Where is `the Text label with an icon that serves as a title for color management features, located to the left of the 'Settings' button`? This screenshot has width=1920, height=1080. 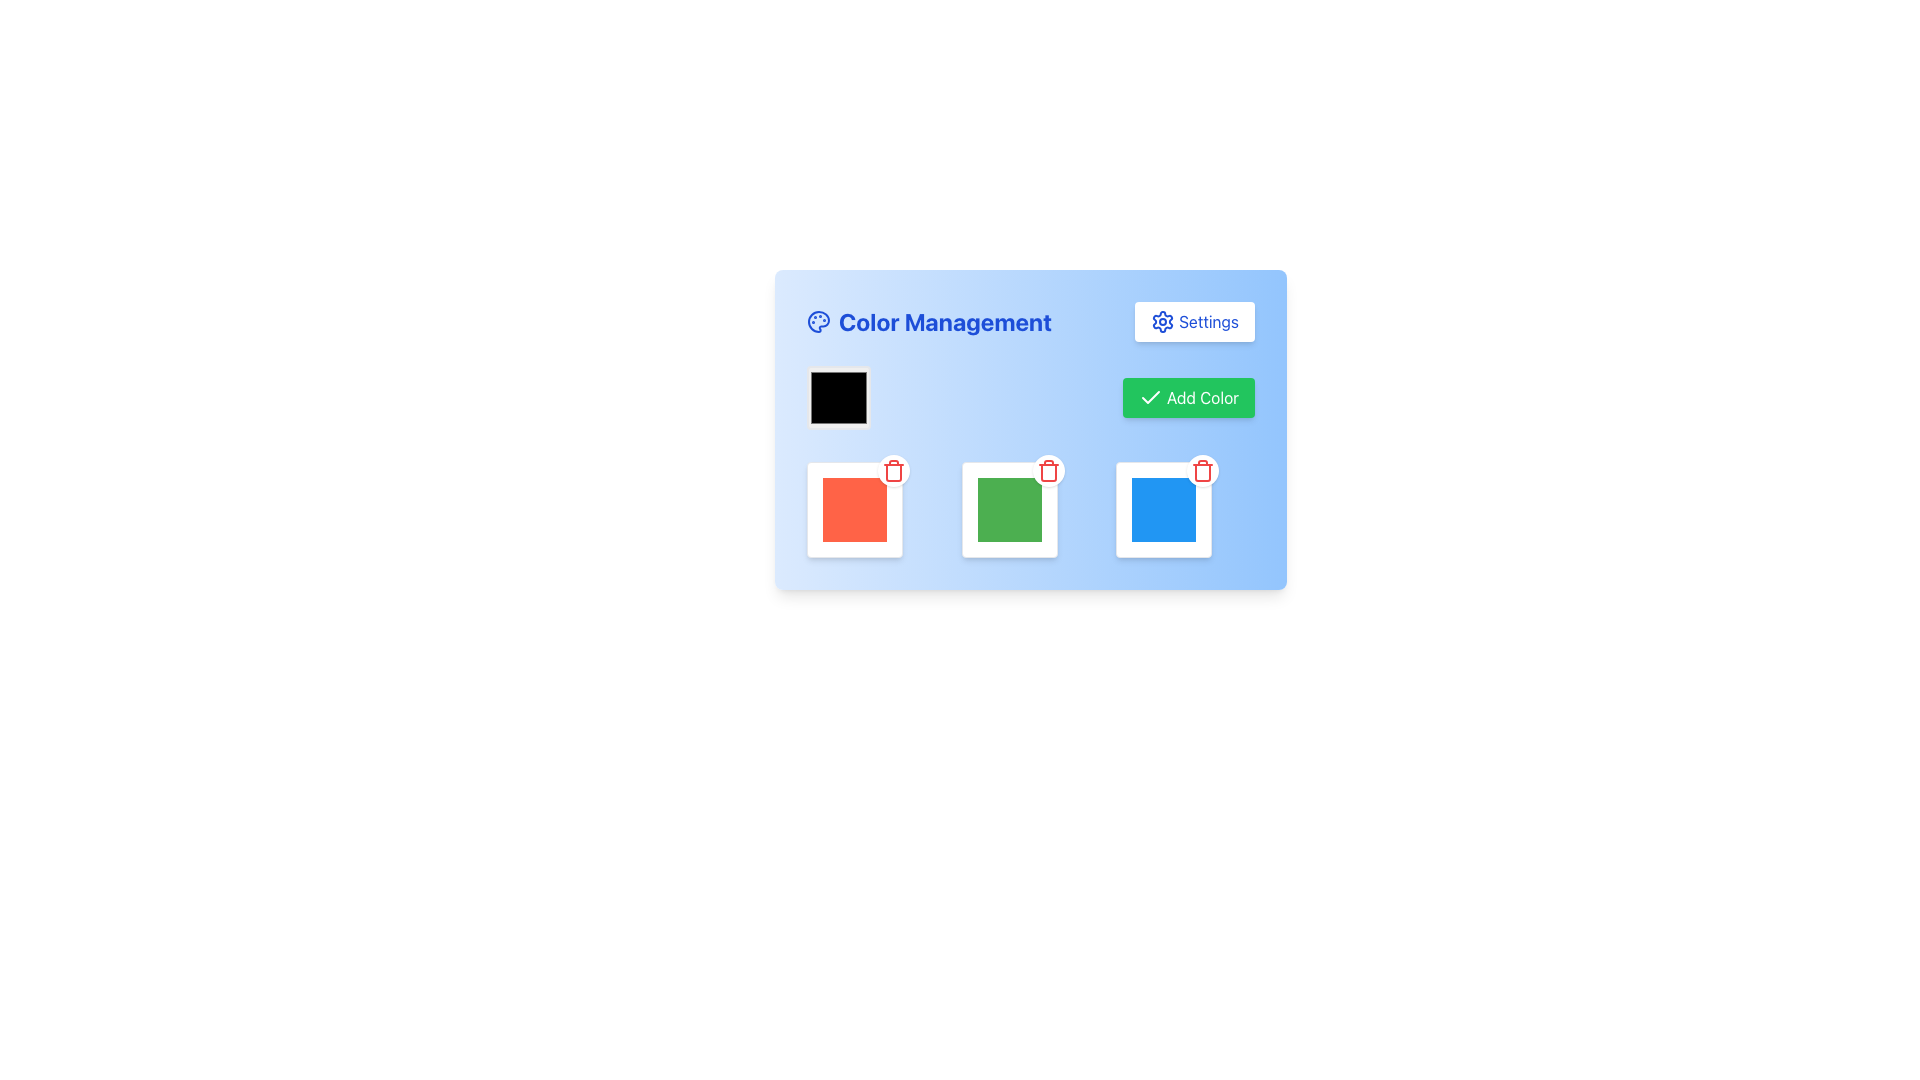 the Text label with an icon that serves as a title for color management features, located to the left of the 'Settings' button is located at coordinates (928, 320).